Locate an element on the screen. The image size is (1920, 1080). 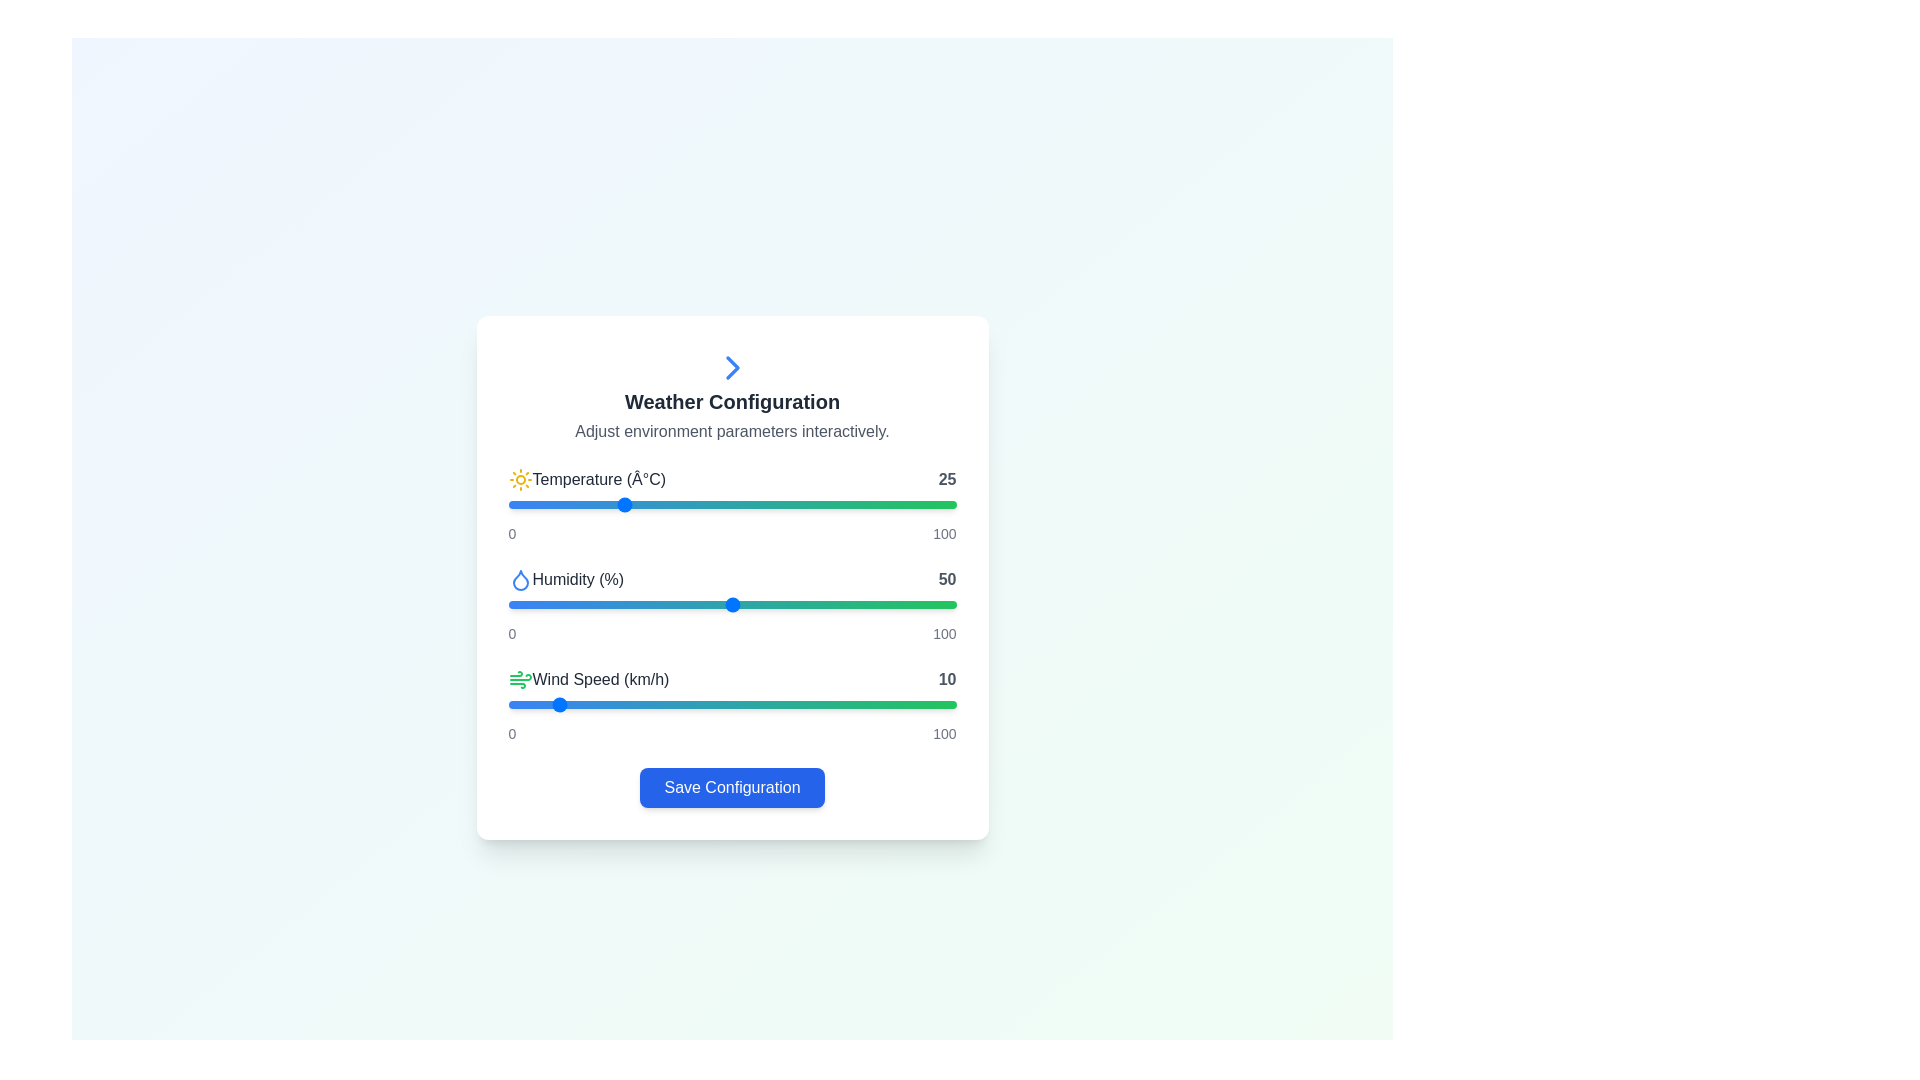
the decorative wind icon representing 'Wind Speed (km/h)' in the Weather Configuration card is located at coordinates (520, 678).